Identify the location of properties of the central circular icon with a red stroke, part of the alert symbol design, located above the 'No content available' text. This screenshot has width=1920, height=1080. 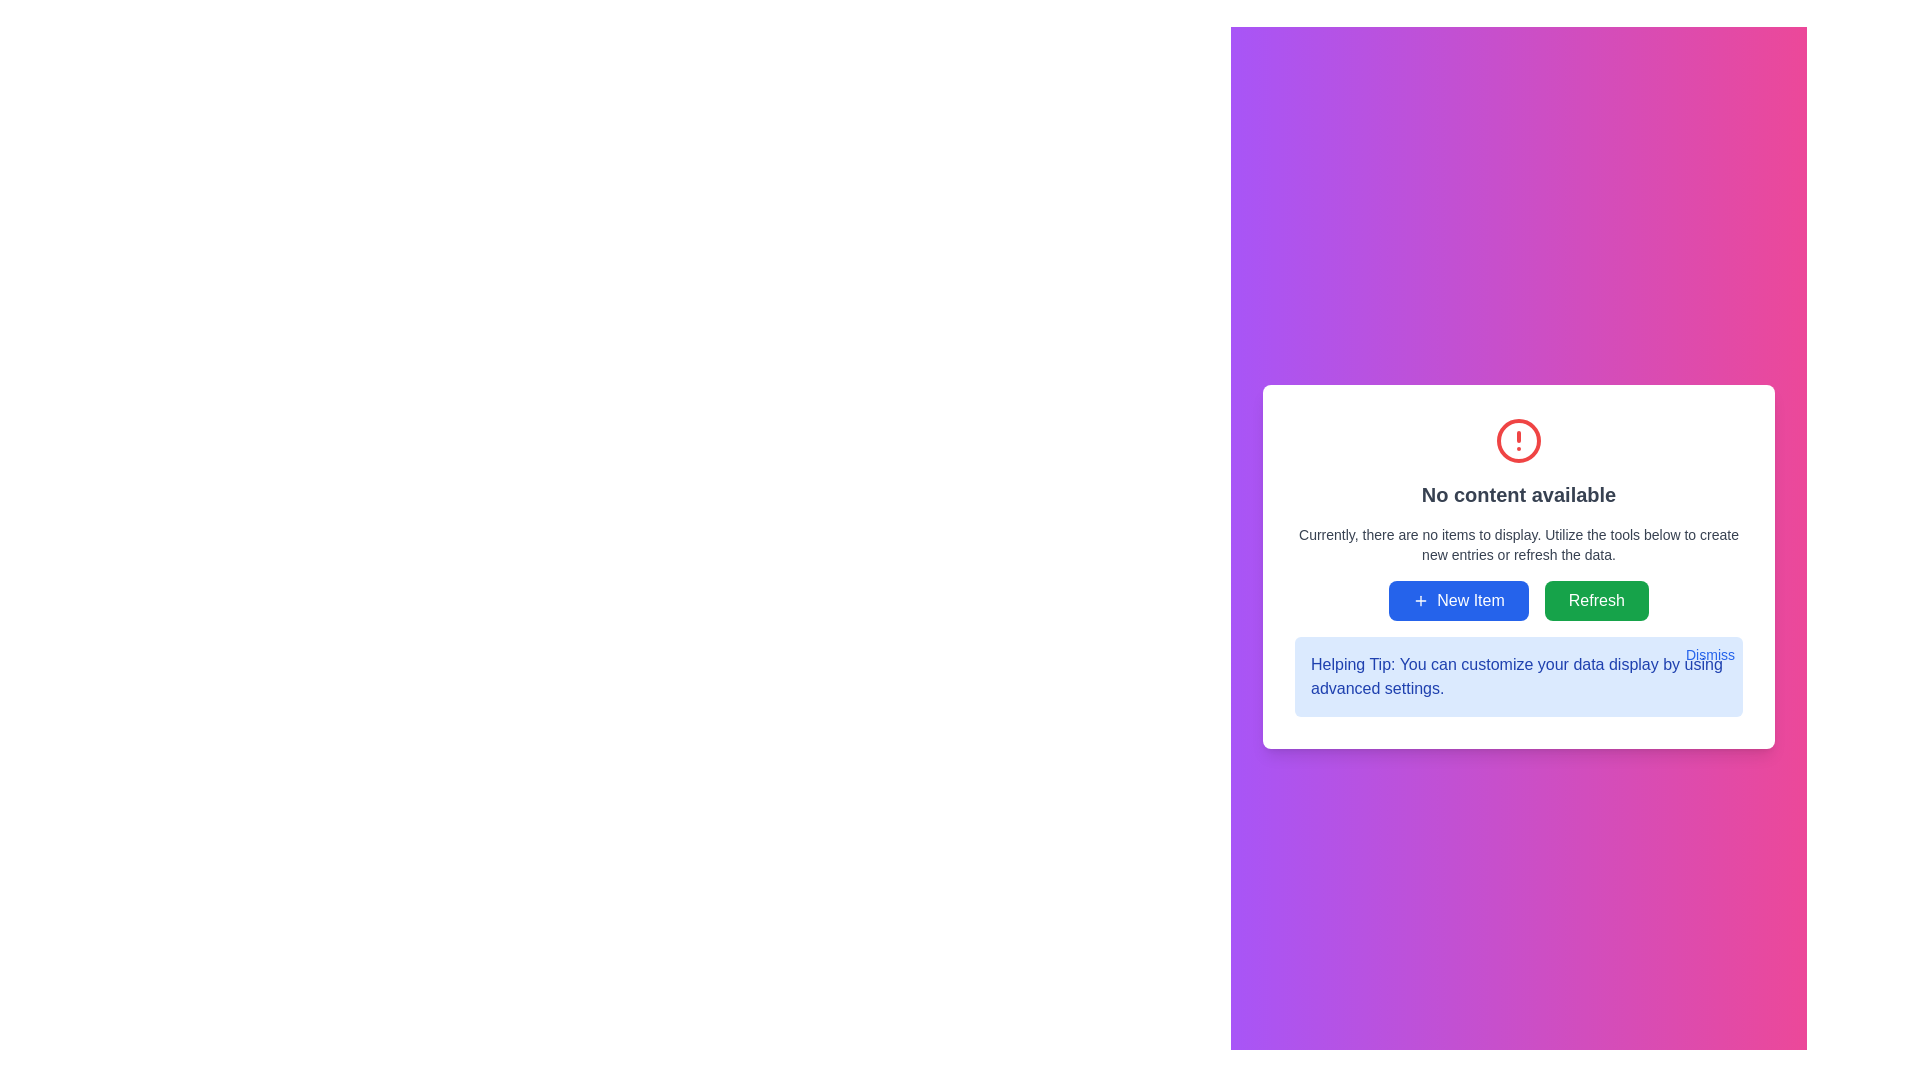
(1518, 439).